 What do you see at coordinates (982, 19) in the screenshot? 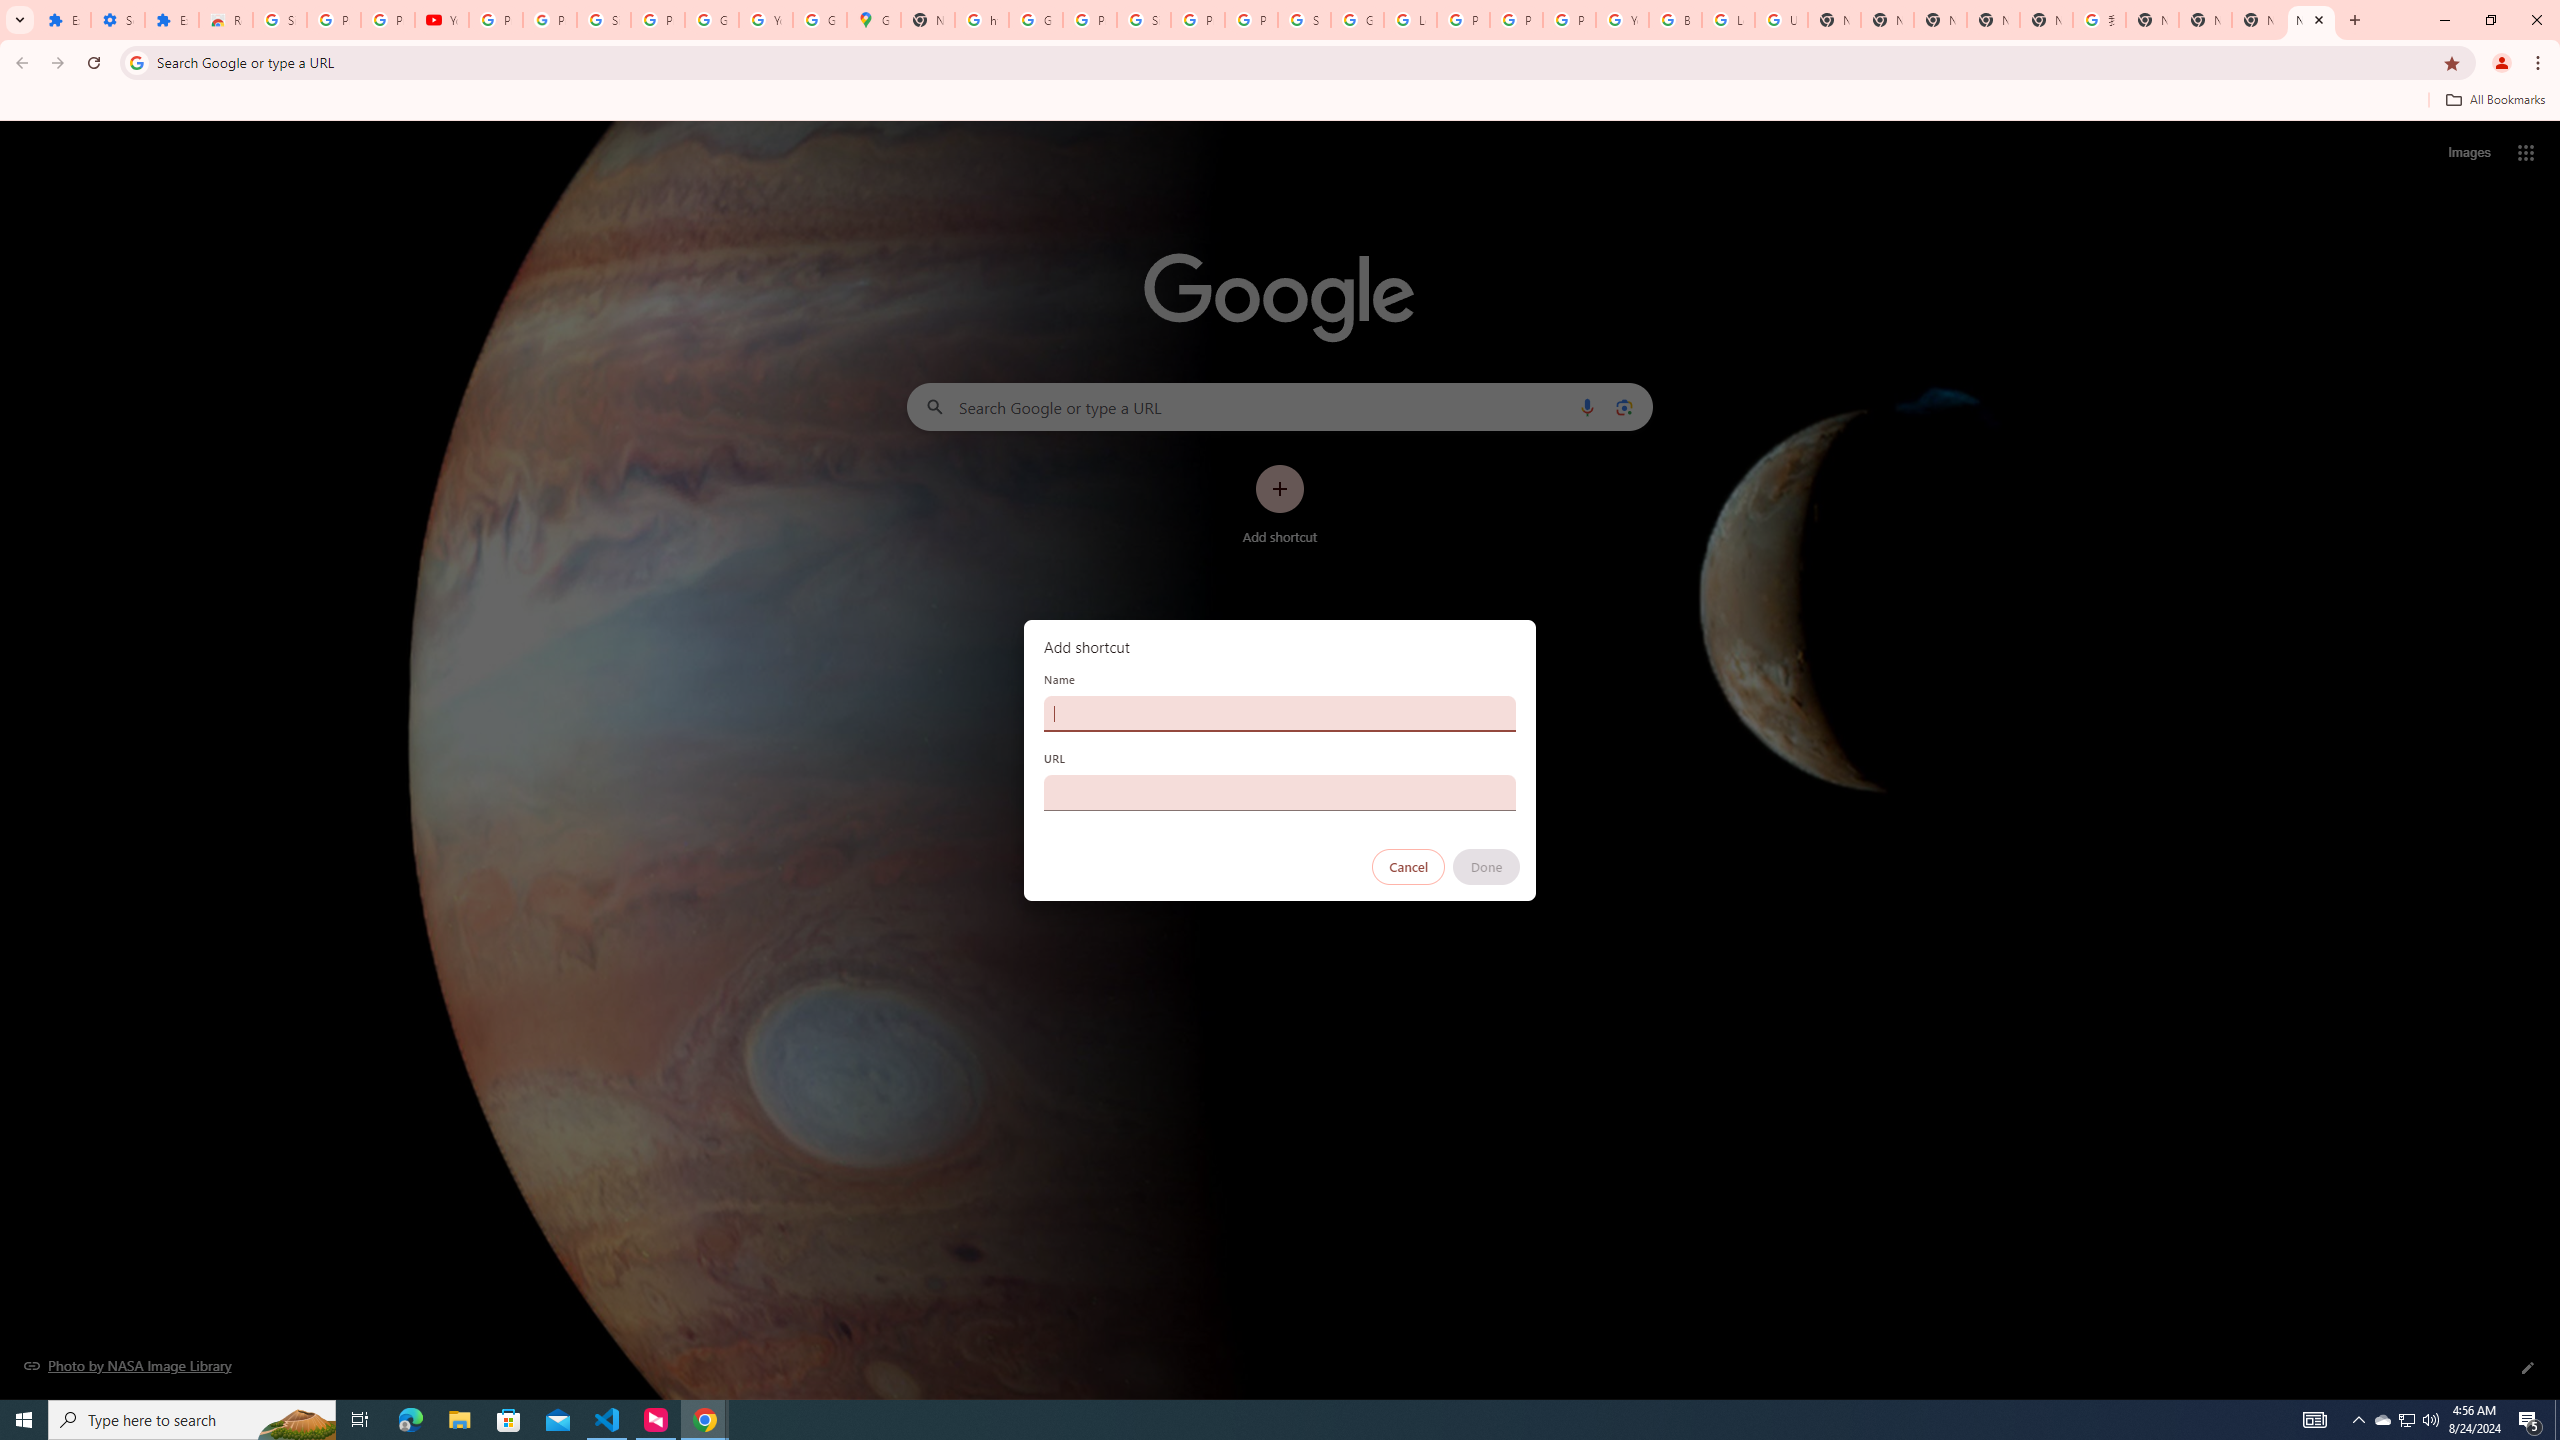
I see `'https://scholar.google.com/'` at bounding box center [982, 19].